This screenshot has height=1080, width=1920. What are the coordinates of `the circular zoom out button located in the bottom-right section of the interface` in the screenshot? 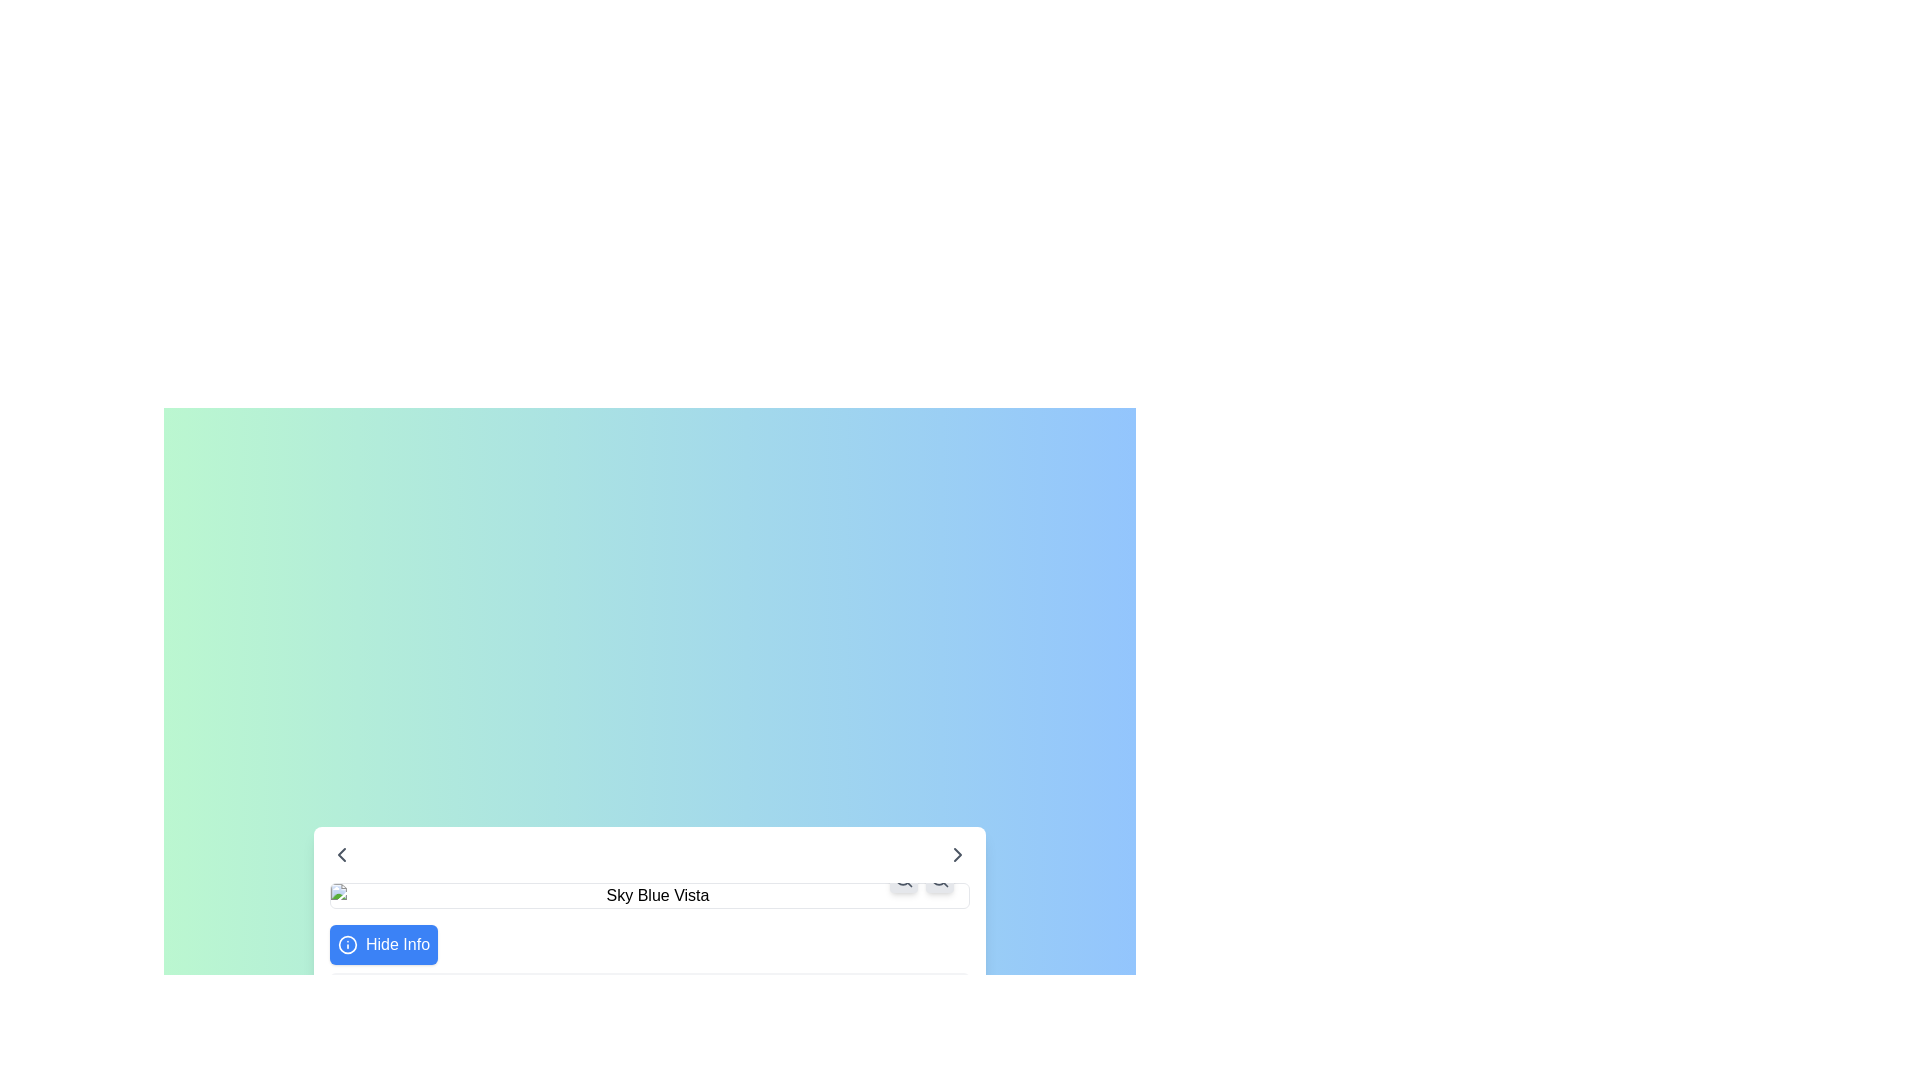 It's located at (902, 878).